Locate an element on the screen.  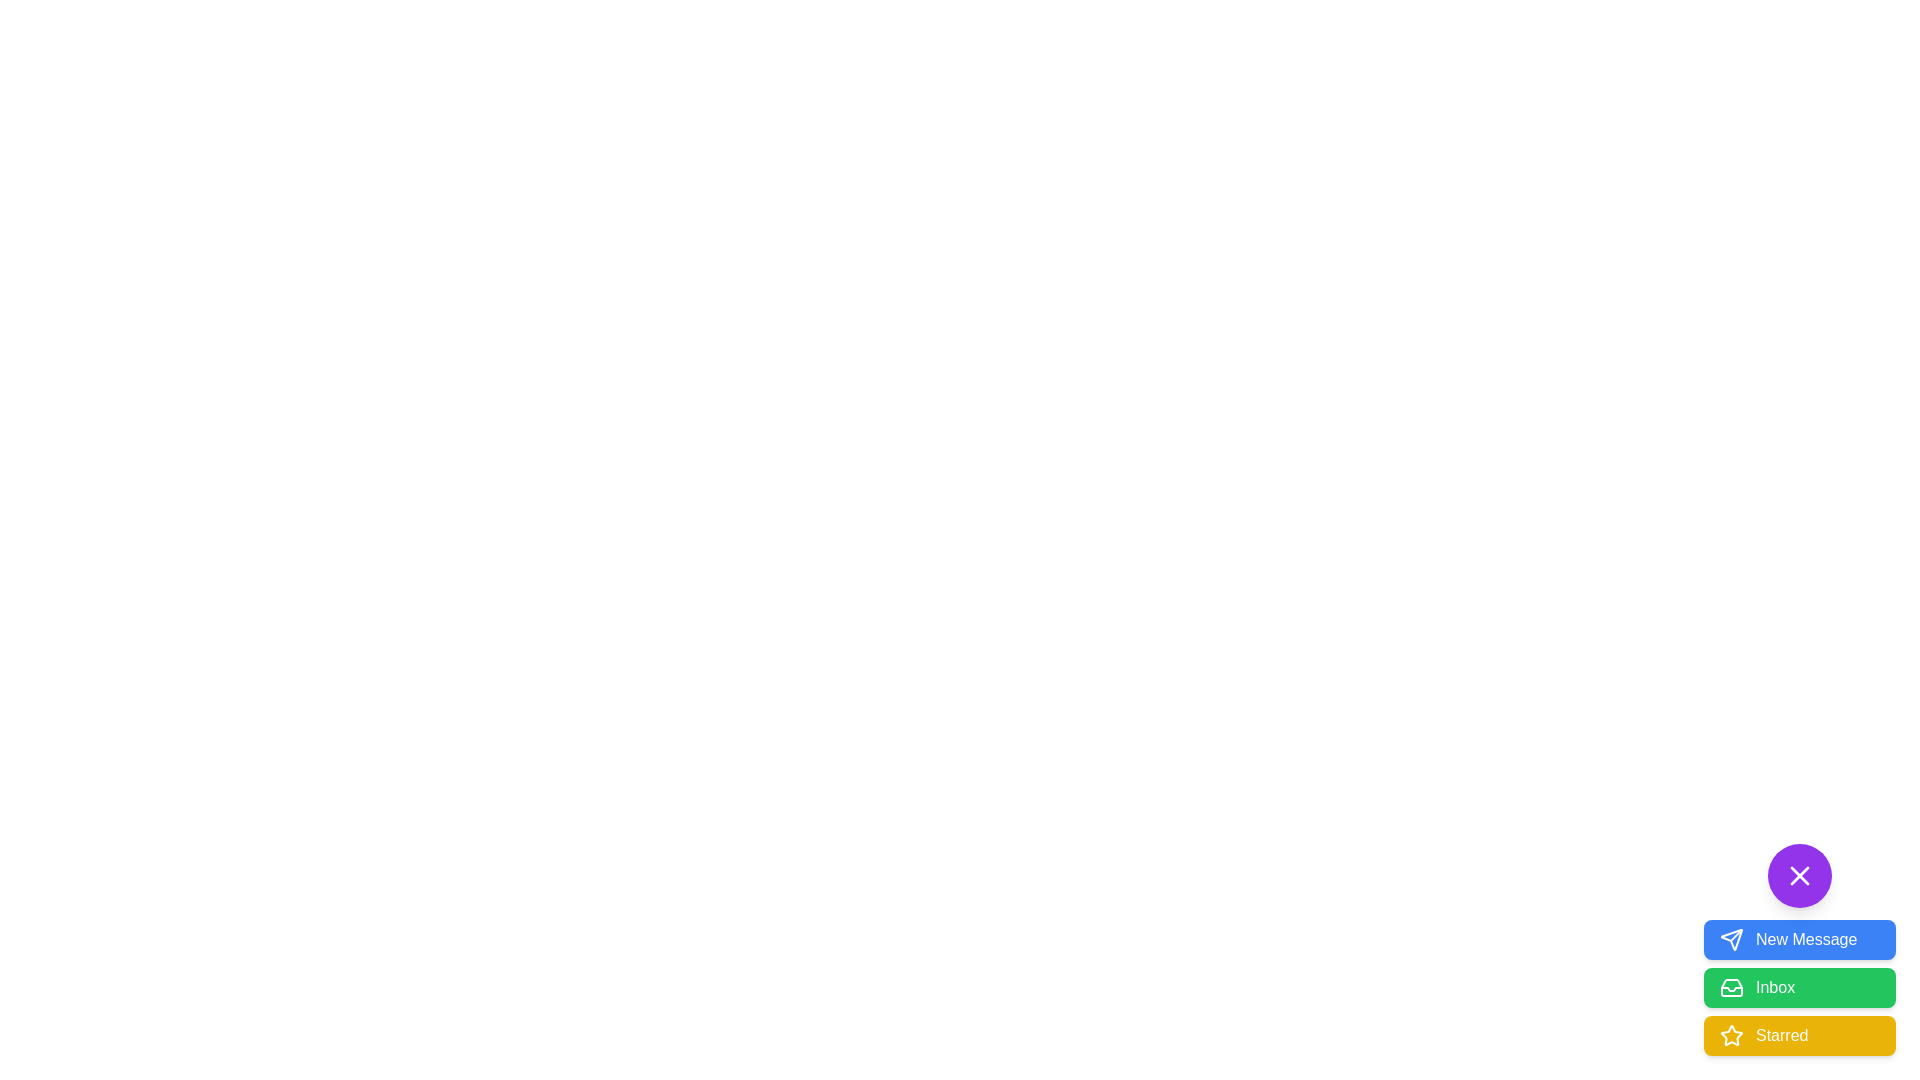
the 'Starred' text label within the yellow button to filter starred items is located at coordinates (1782, 1035).